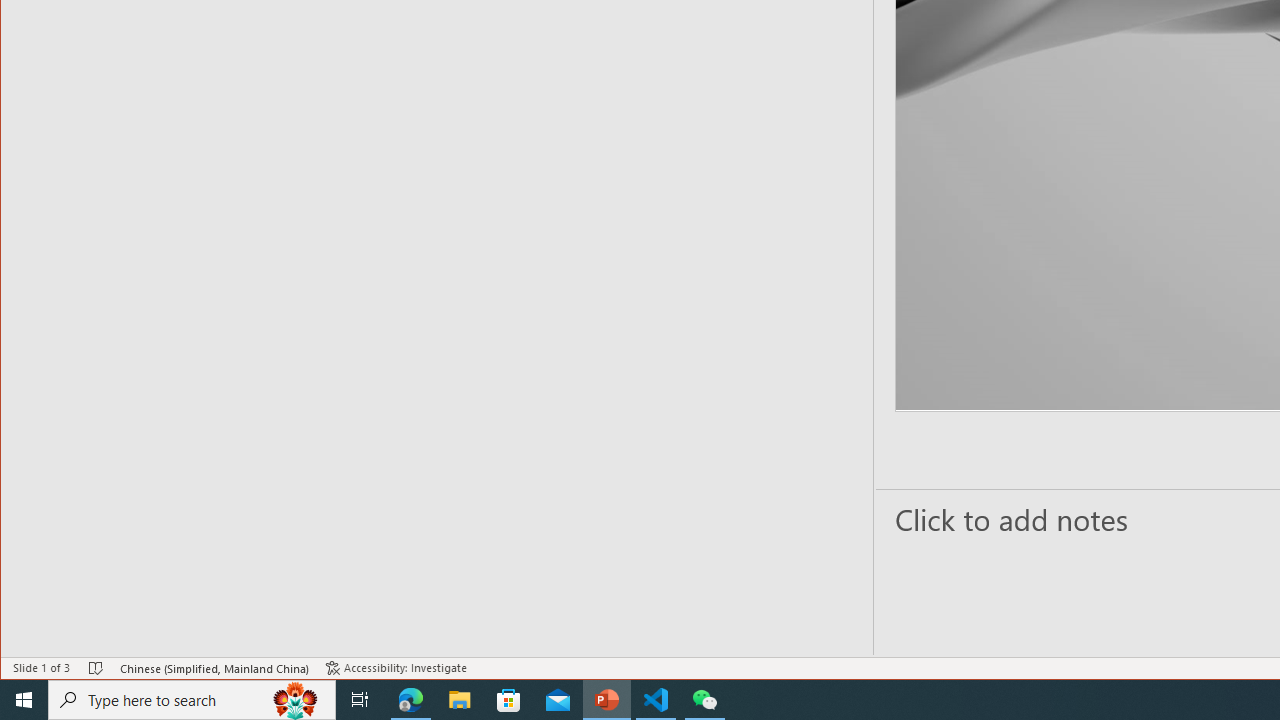 The height and width of the screenshot is (720, 1280). I want to click on 'File Explorer', so click(459, 698).